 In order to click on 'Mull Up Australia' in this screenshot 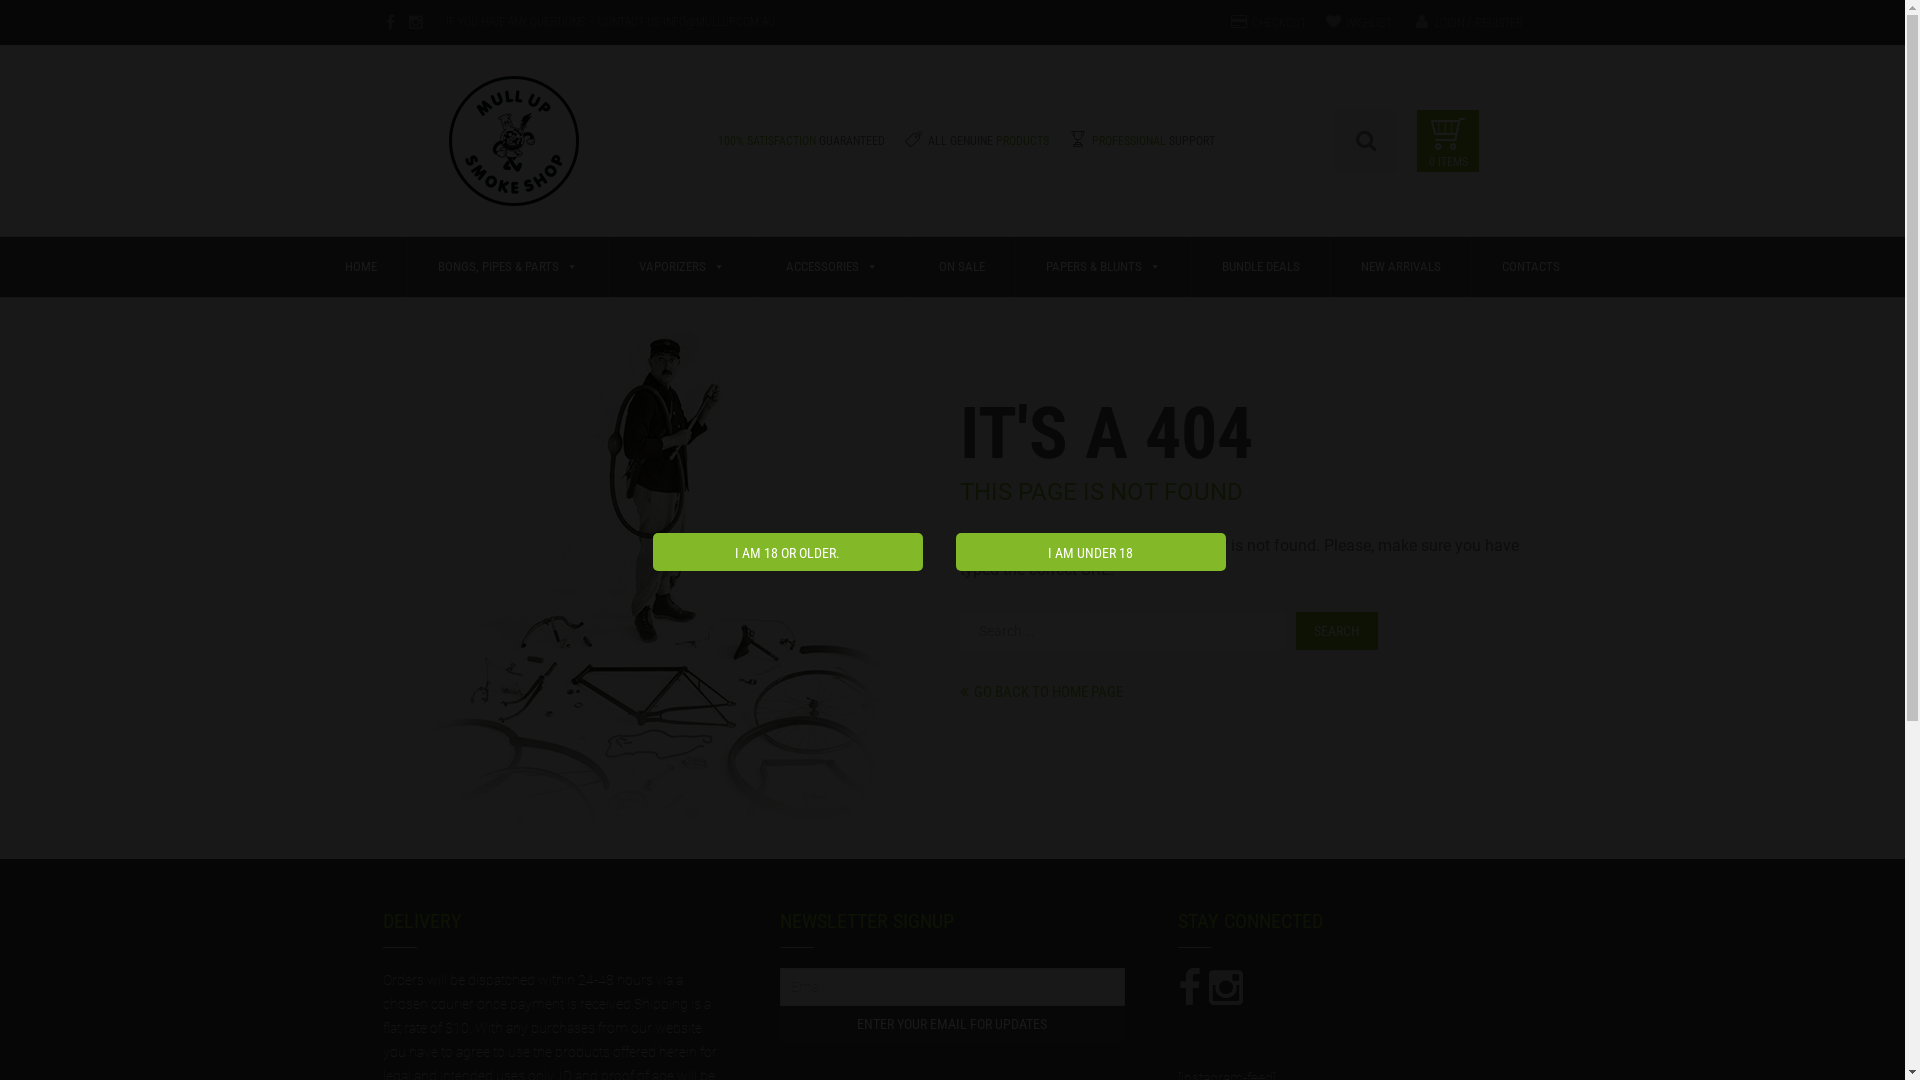, I will do `click(513, 153)`.